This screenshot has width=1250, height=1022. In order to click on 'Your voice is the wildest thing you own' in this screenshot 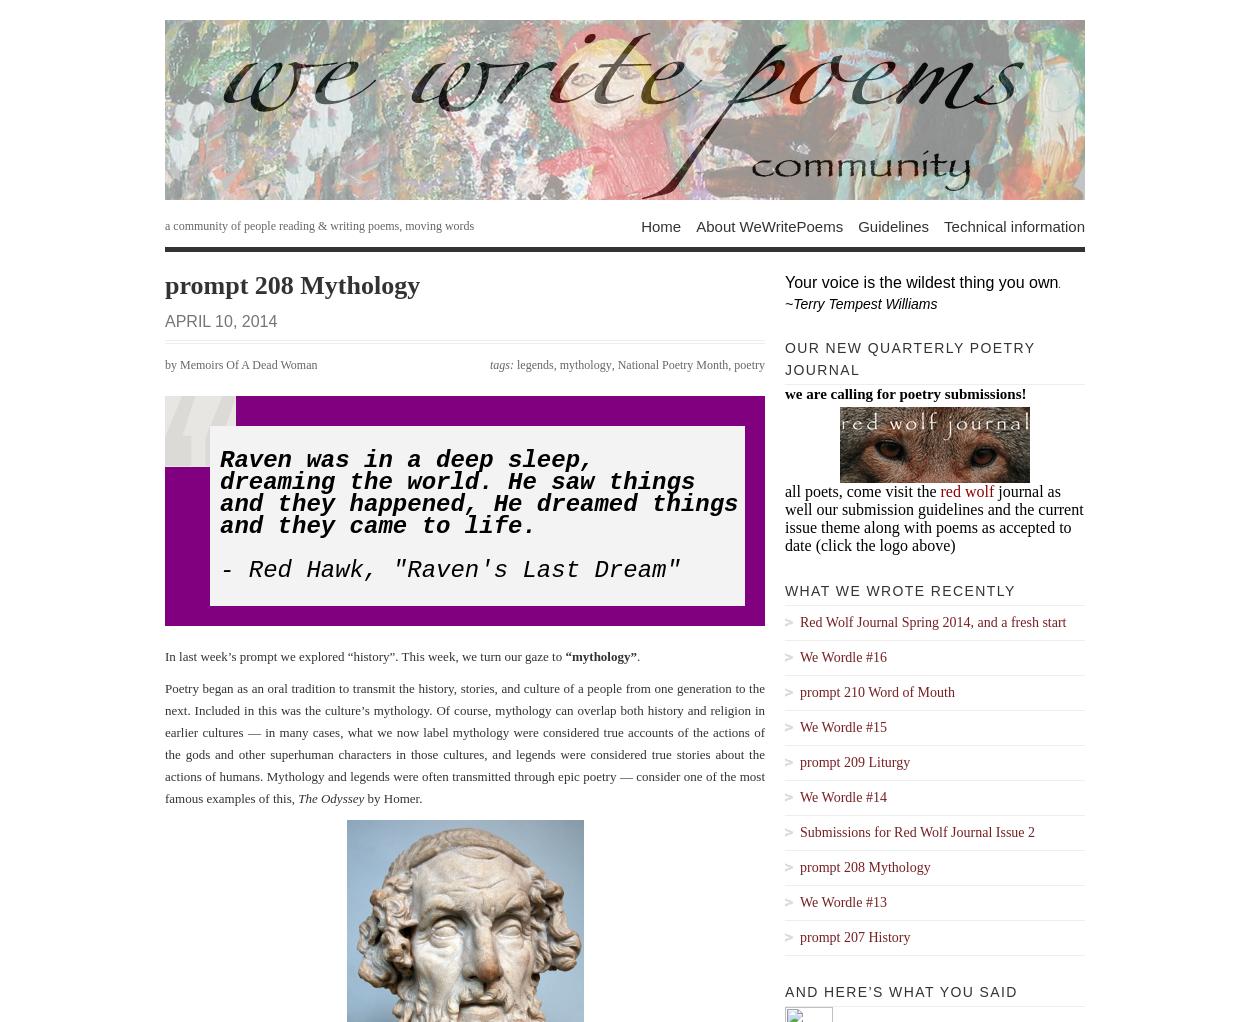, I will do `click(921, 282)`.